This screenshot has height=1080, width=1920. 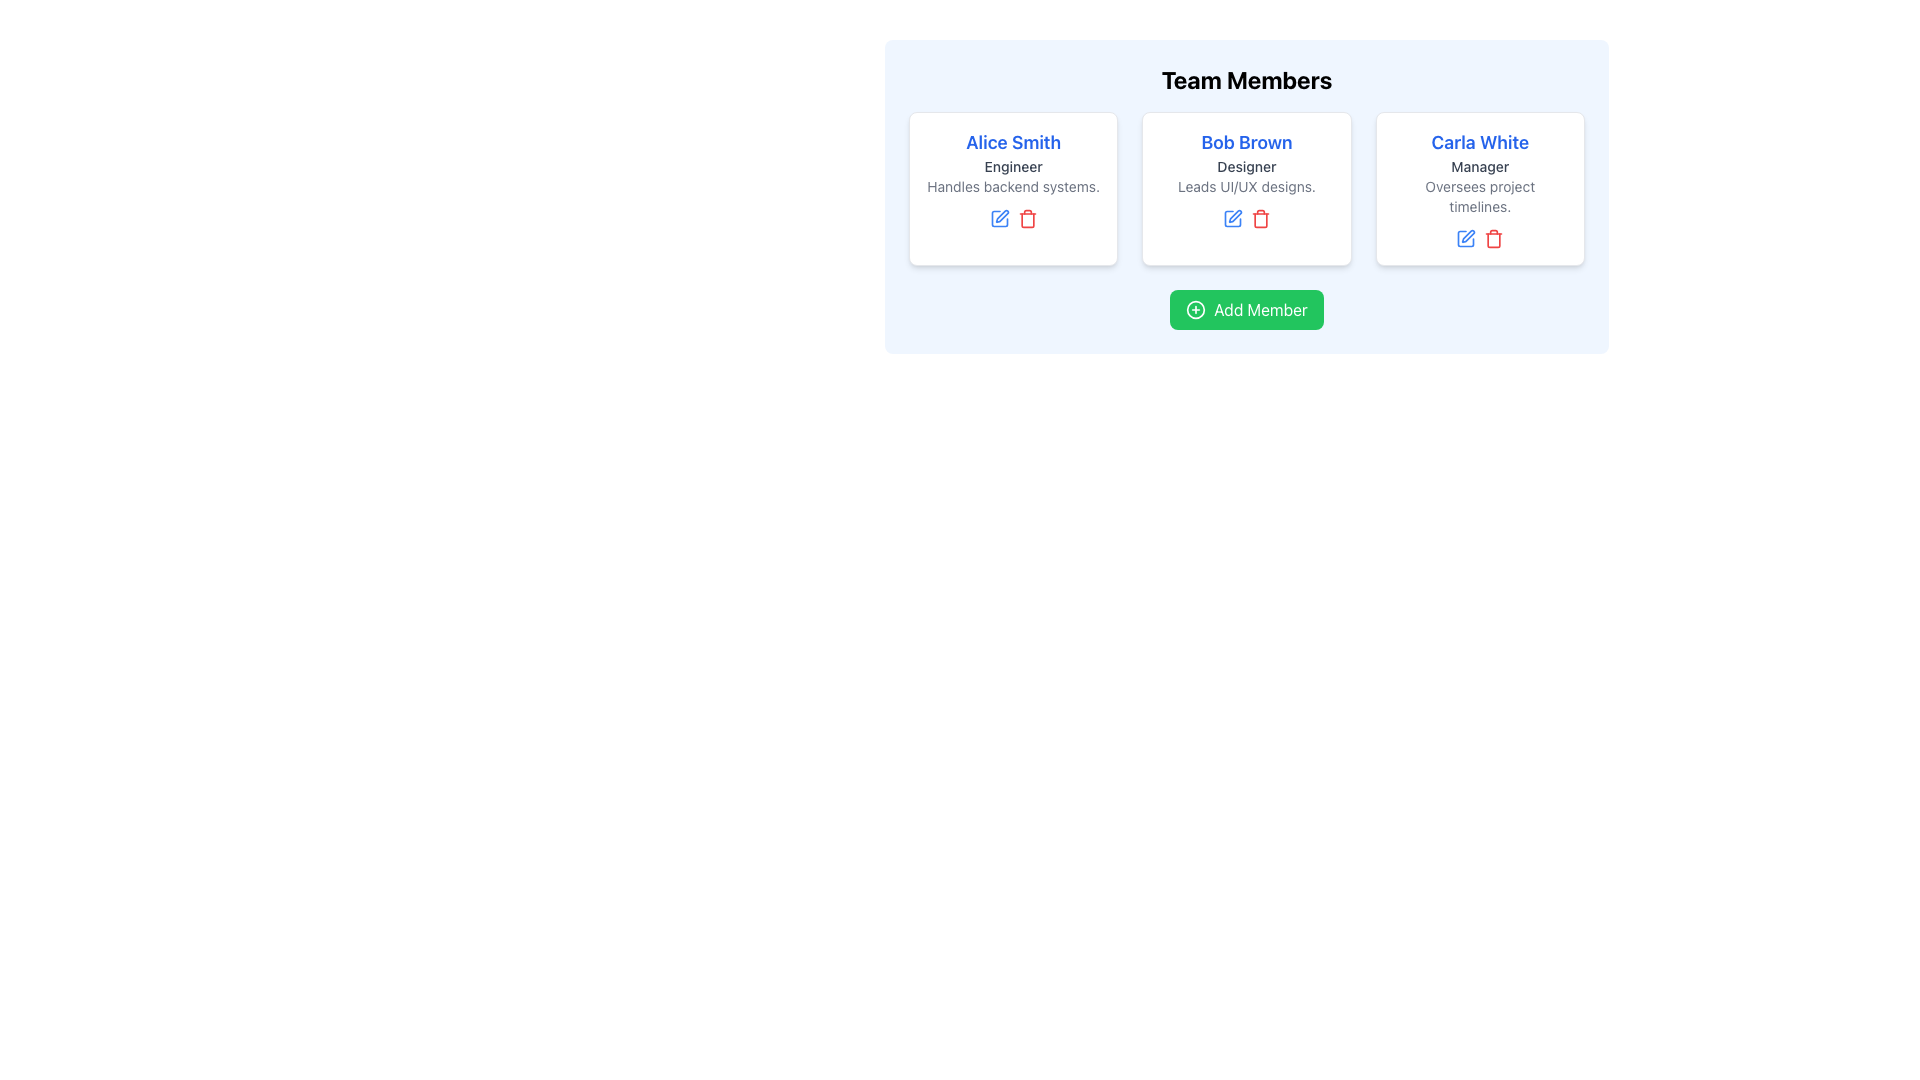 What do you see at coordinates (1196, 309) in the screenshot?
I see `the circular icon with a plus symbol, which is located within the green rectangular button labeled 'Add Member' below the 'Team Members' section` at bounding box center [1196, 309].